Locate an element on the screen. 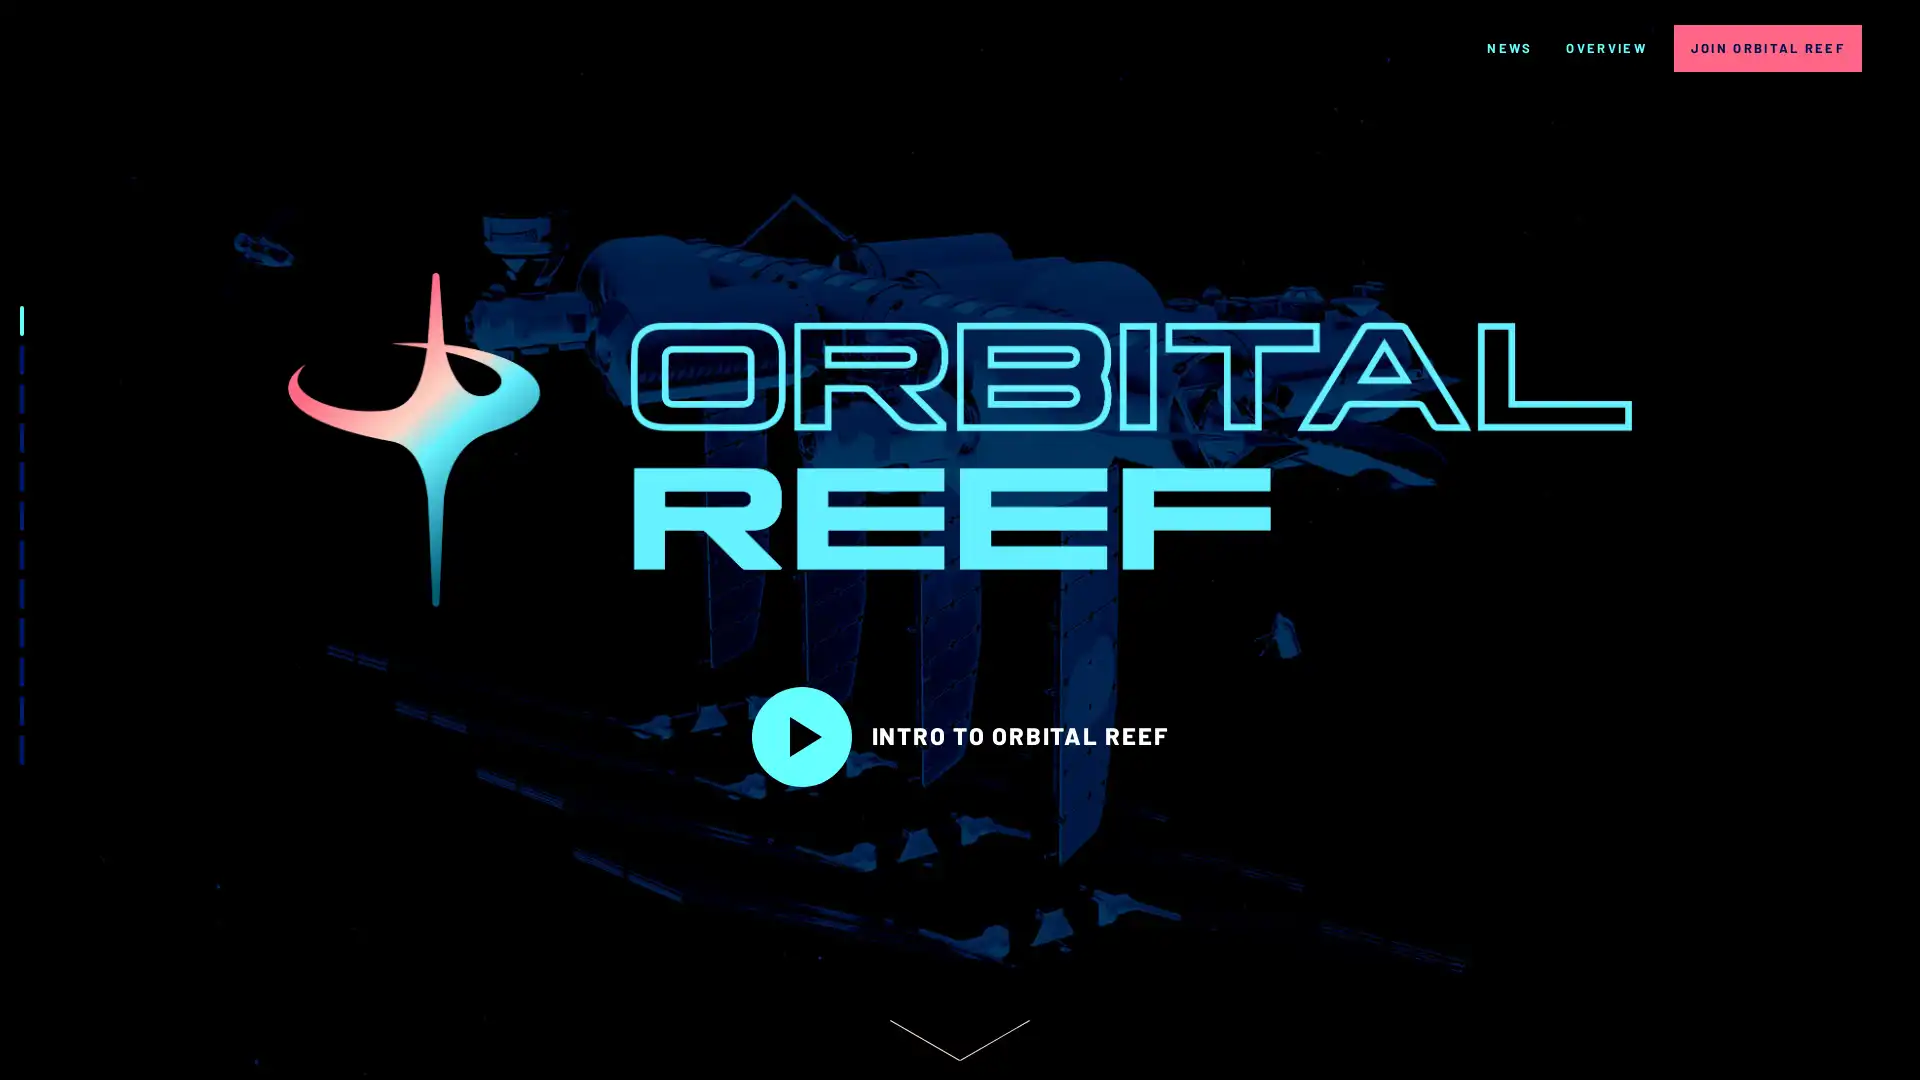  NEWS is located at coordinates (1509, 47).